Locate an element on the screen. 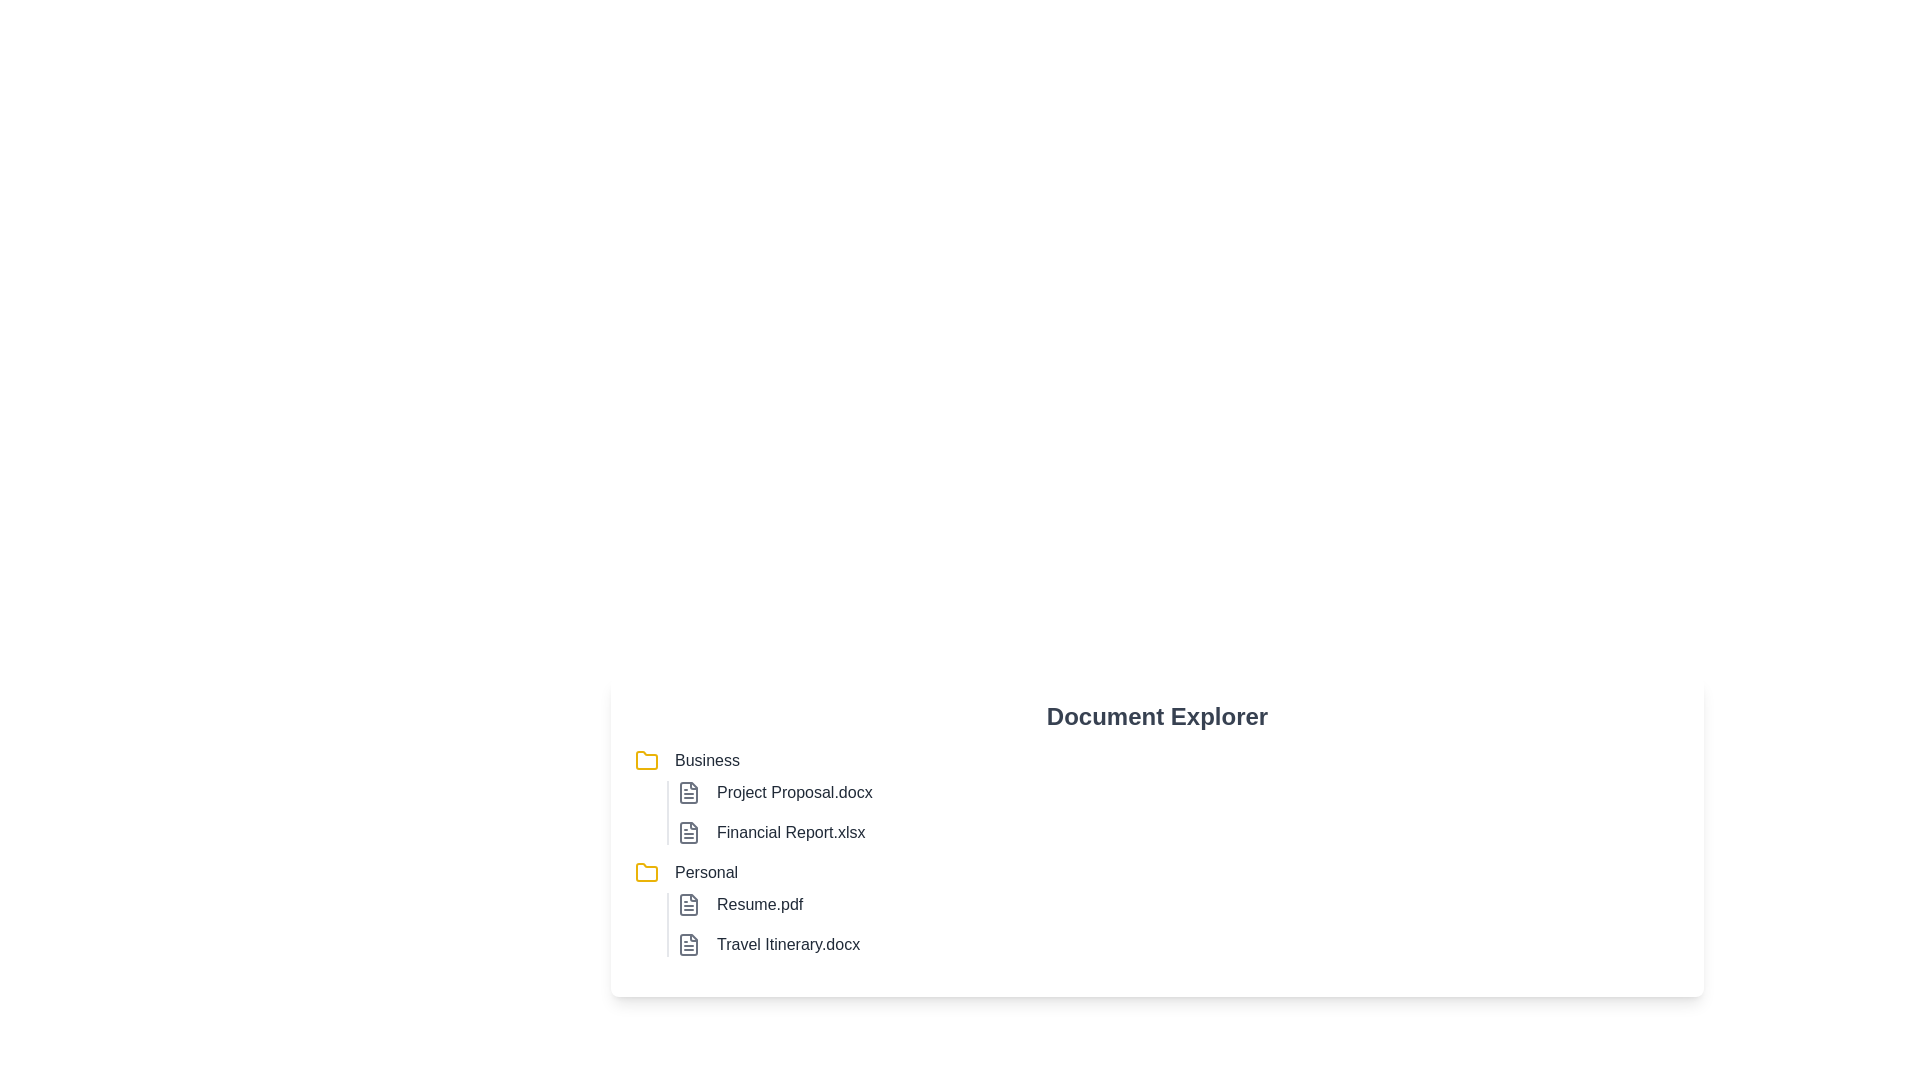 The width and height of the screenshot is (1920, 1080). the header text label 'Document Explorer' which is prominently displayed in bold and large dark gray font at the top of the document hierarchy section is located at coordinates (1157, 716).